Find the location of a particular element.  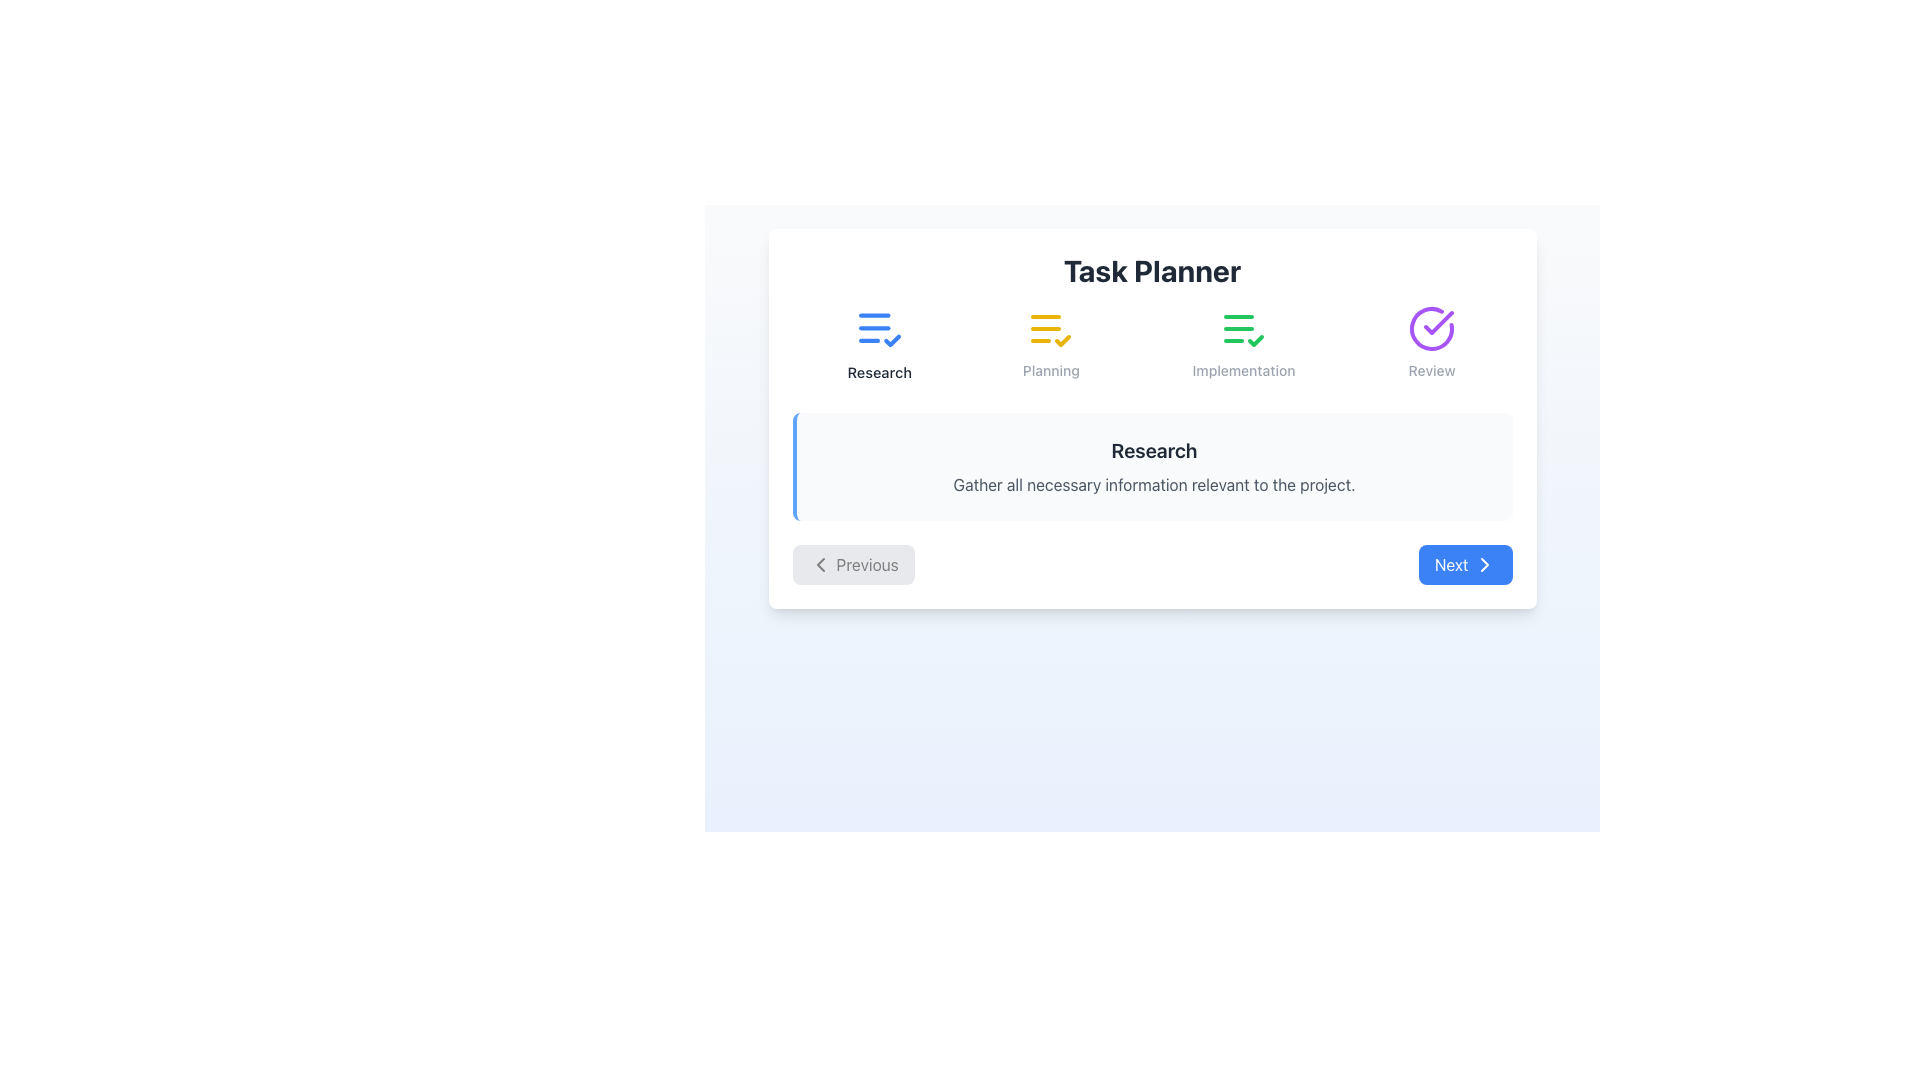

the text label 'Implementation' which is the third item in the navigation bar under the header 'Task Planner', located centrally below a green checklist icon is located at coordinates (1242, 370).